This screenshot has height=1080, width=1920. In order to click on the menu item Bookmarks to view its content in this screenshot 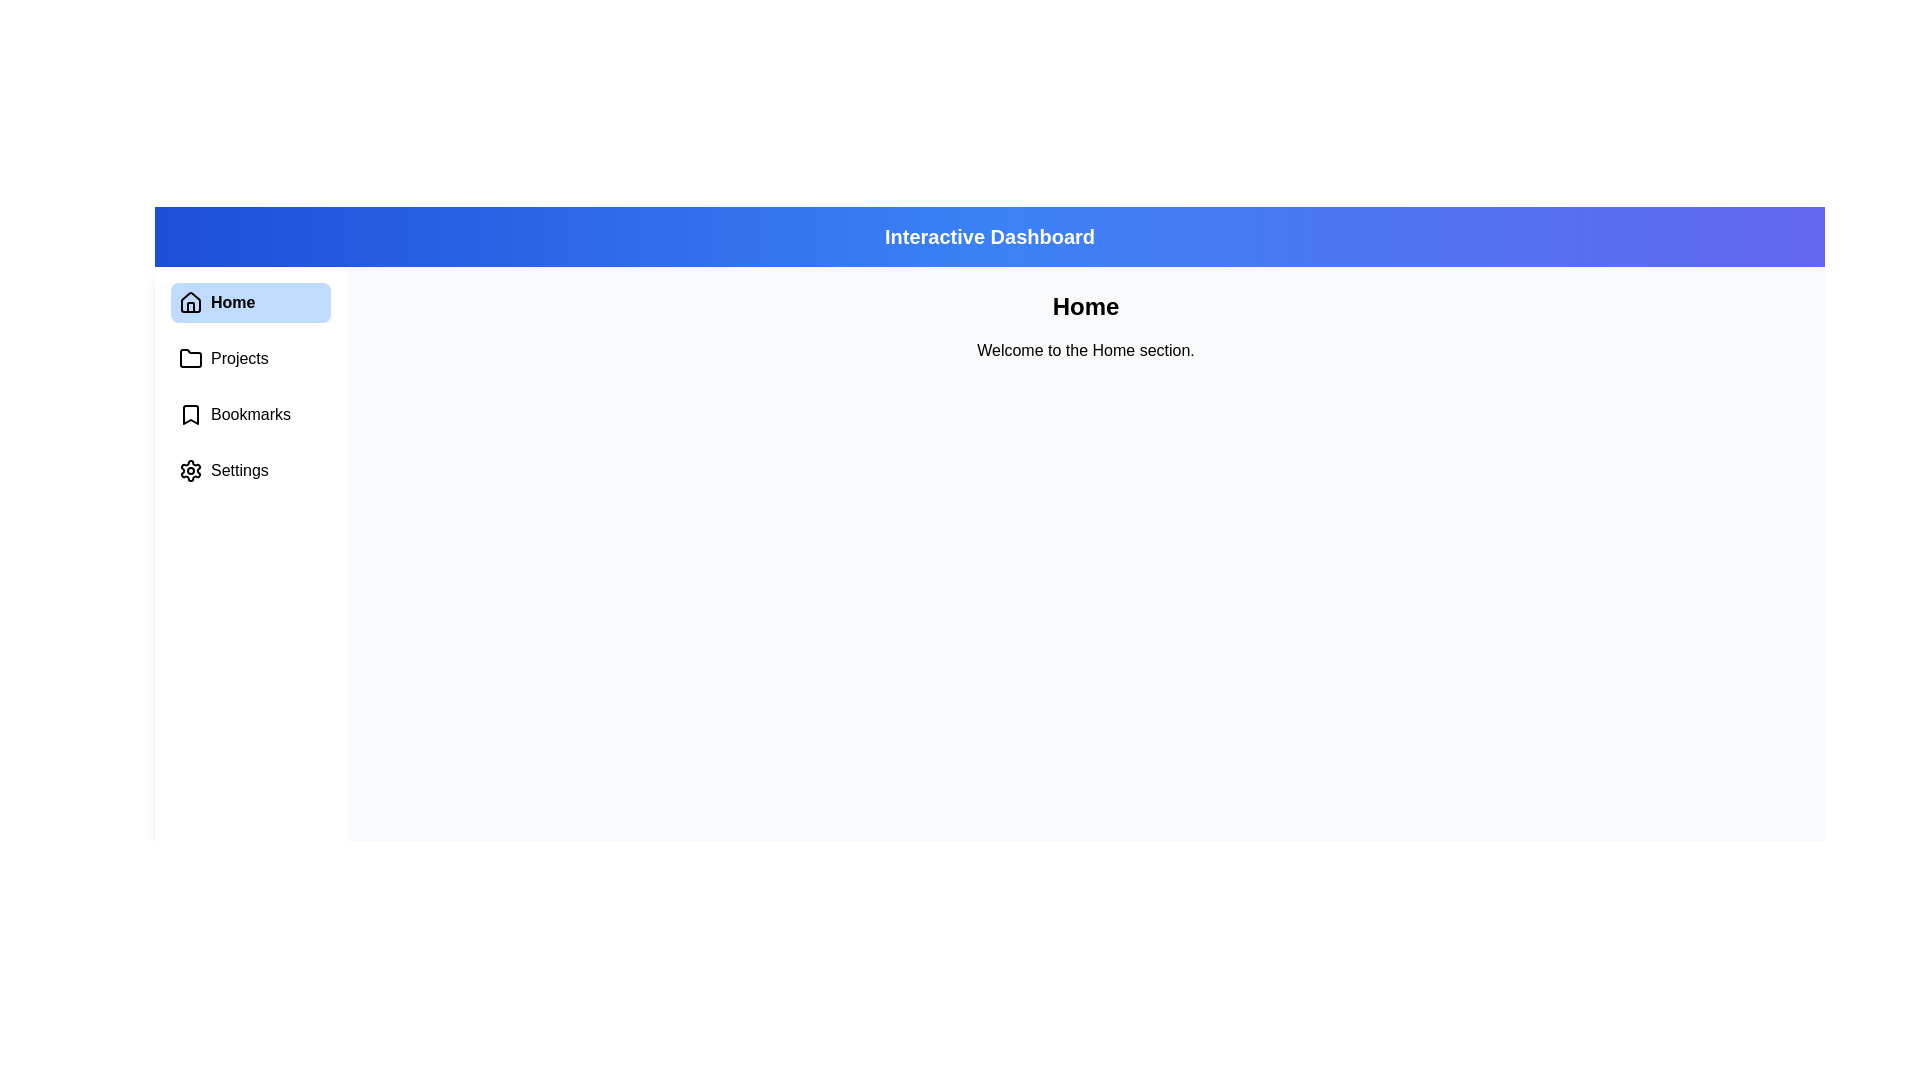, I will do `click(249, 414)`.